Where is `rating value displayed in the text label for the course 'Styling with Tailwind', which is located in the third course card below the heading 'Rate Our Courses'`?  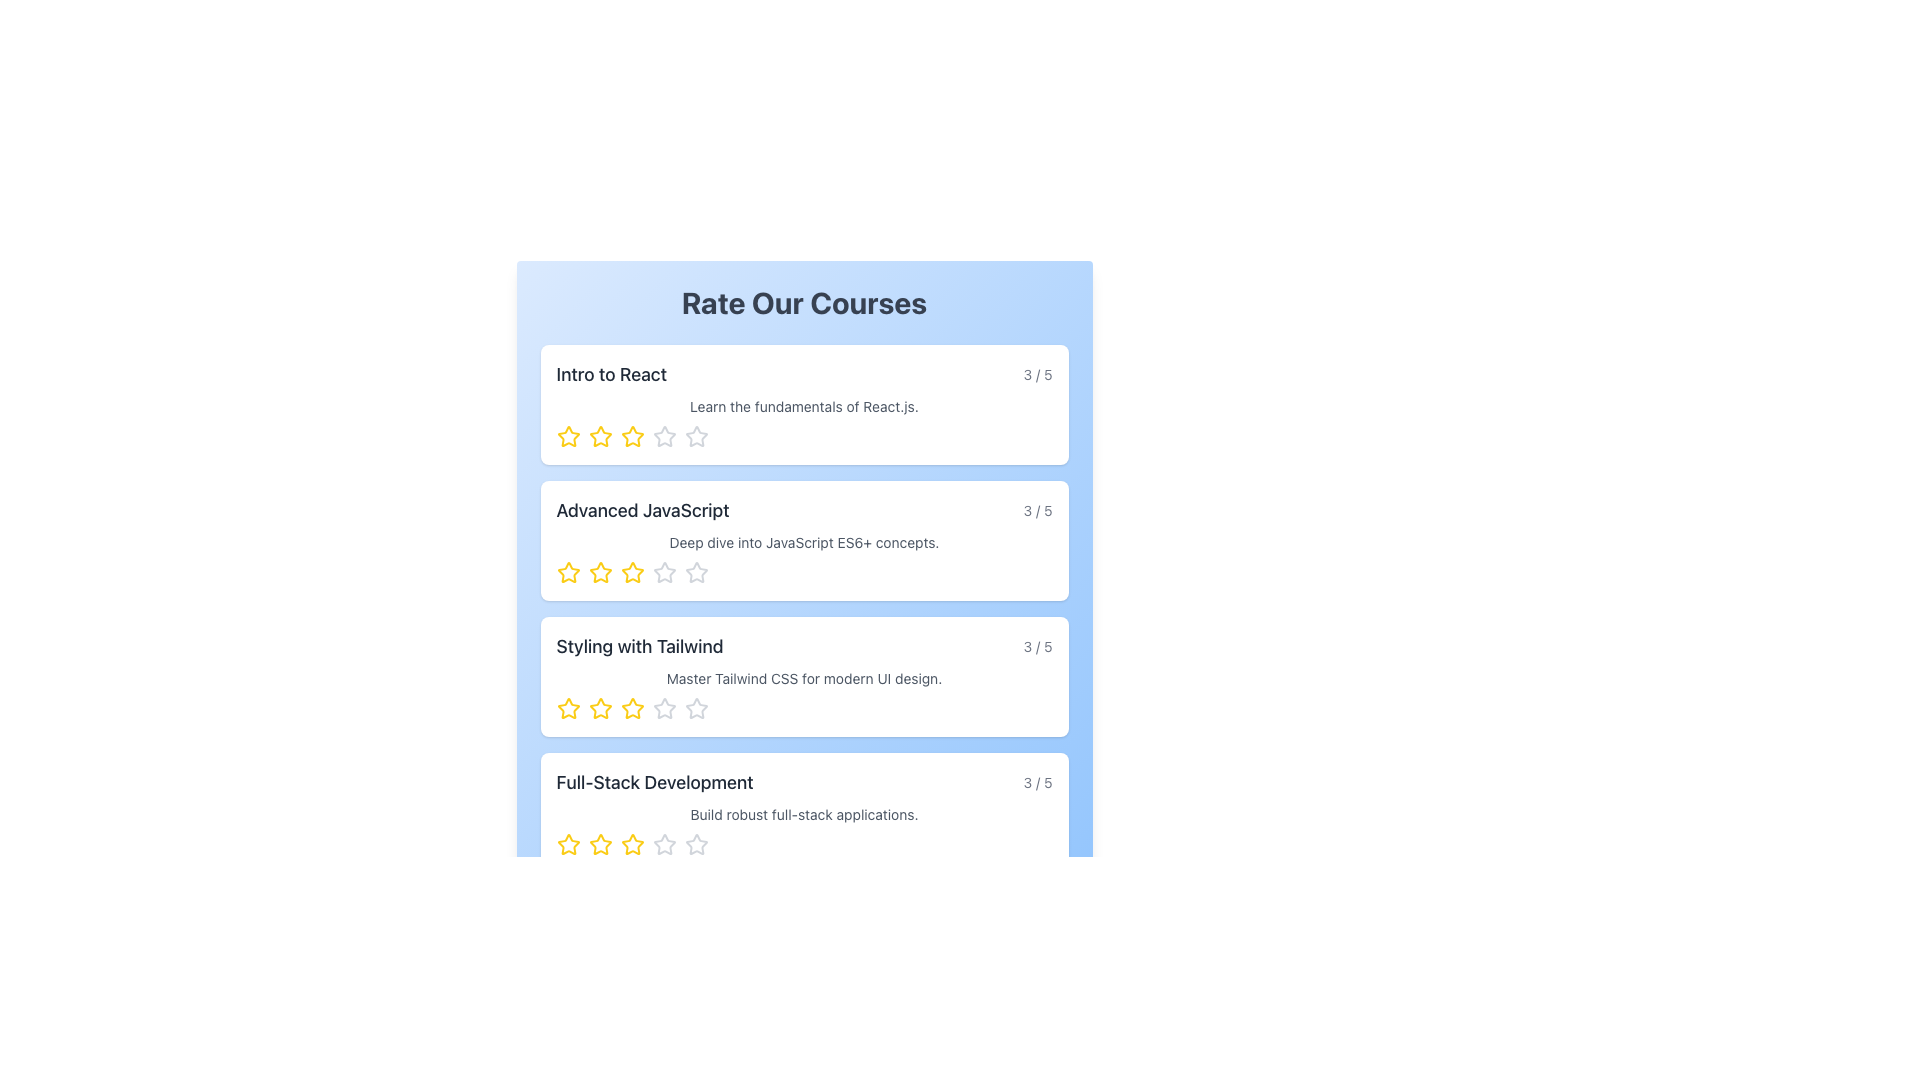
rating value displayed in the text label for the course 'Styling with Tailwind', which is located in the third course card below the heading 'Rate Our Courses' is located at coordinates (1038, 647).